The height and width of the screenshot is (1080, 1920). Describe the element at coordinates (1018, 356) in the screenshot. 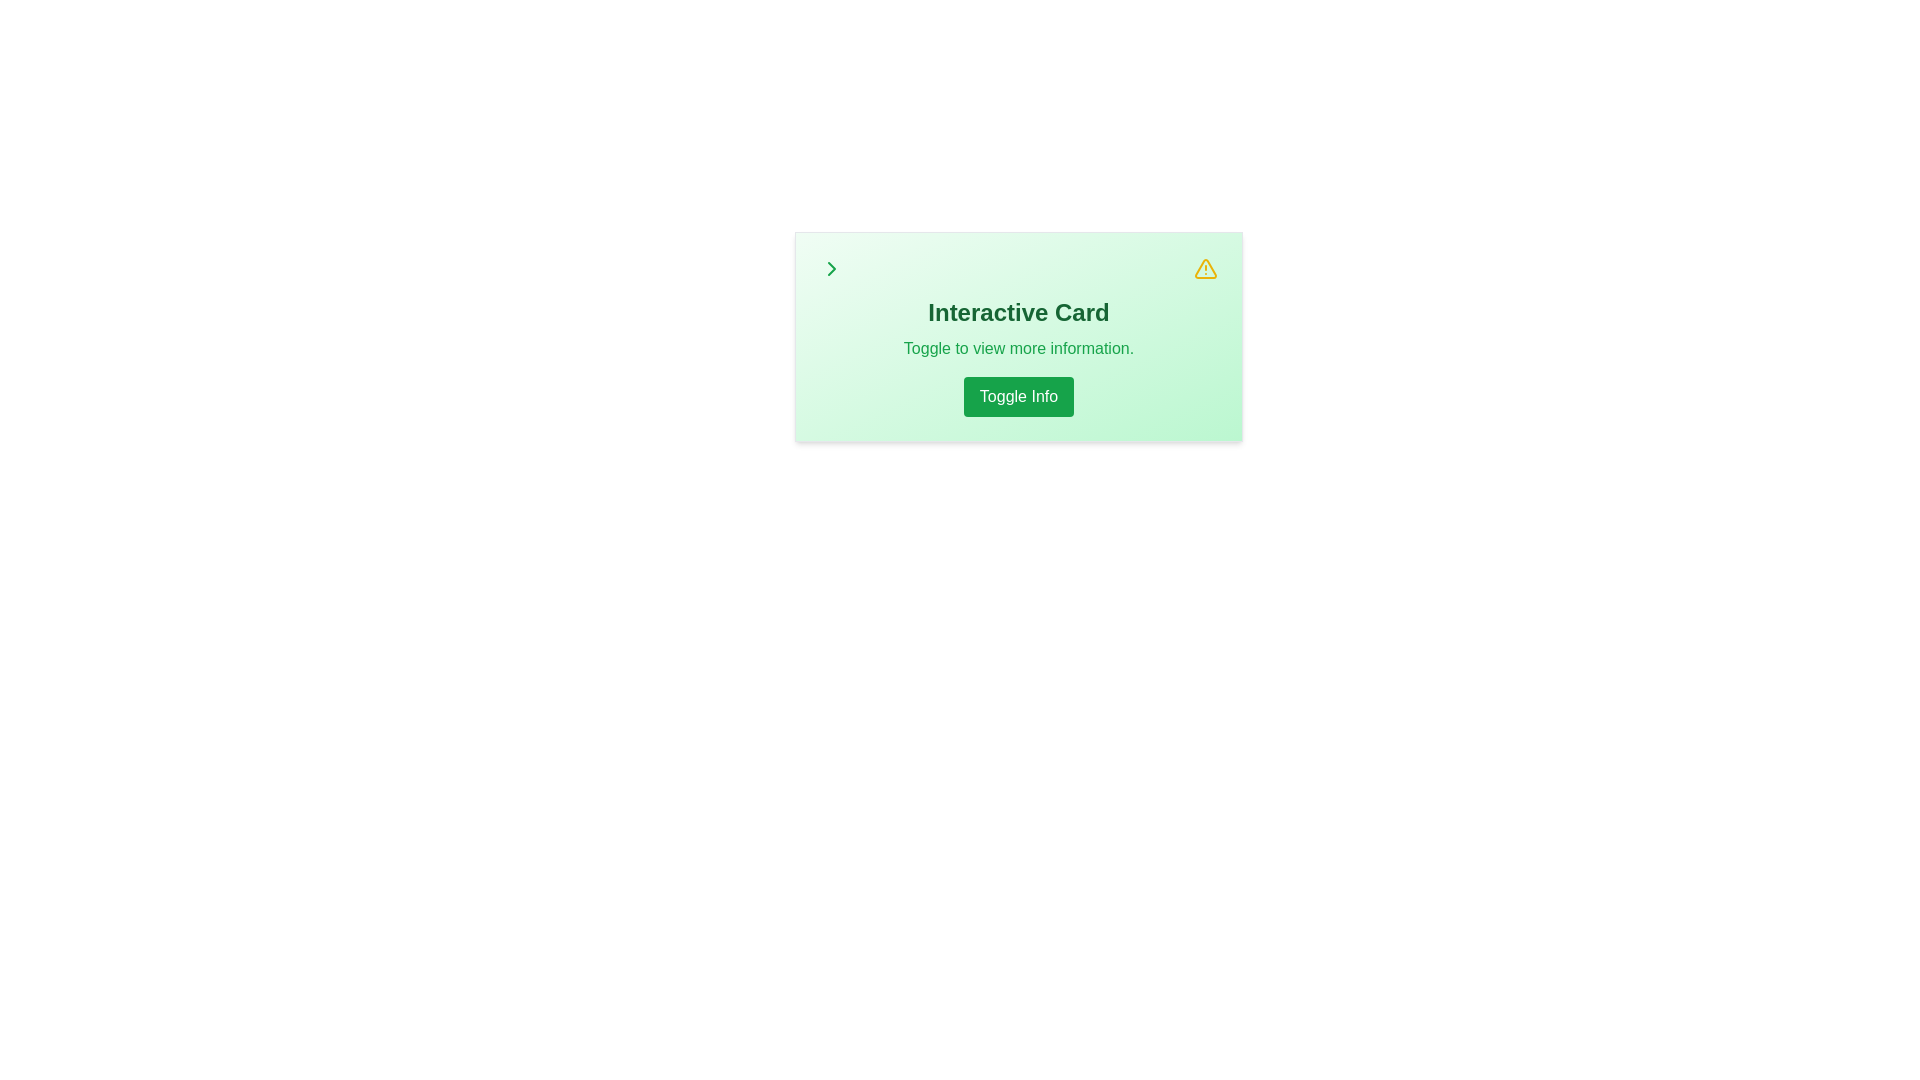

I see `the 'Toggle Info' button located on the 'Interactive Card' section, which is identified by its bold green title and supplementary information in green text` at that location.